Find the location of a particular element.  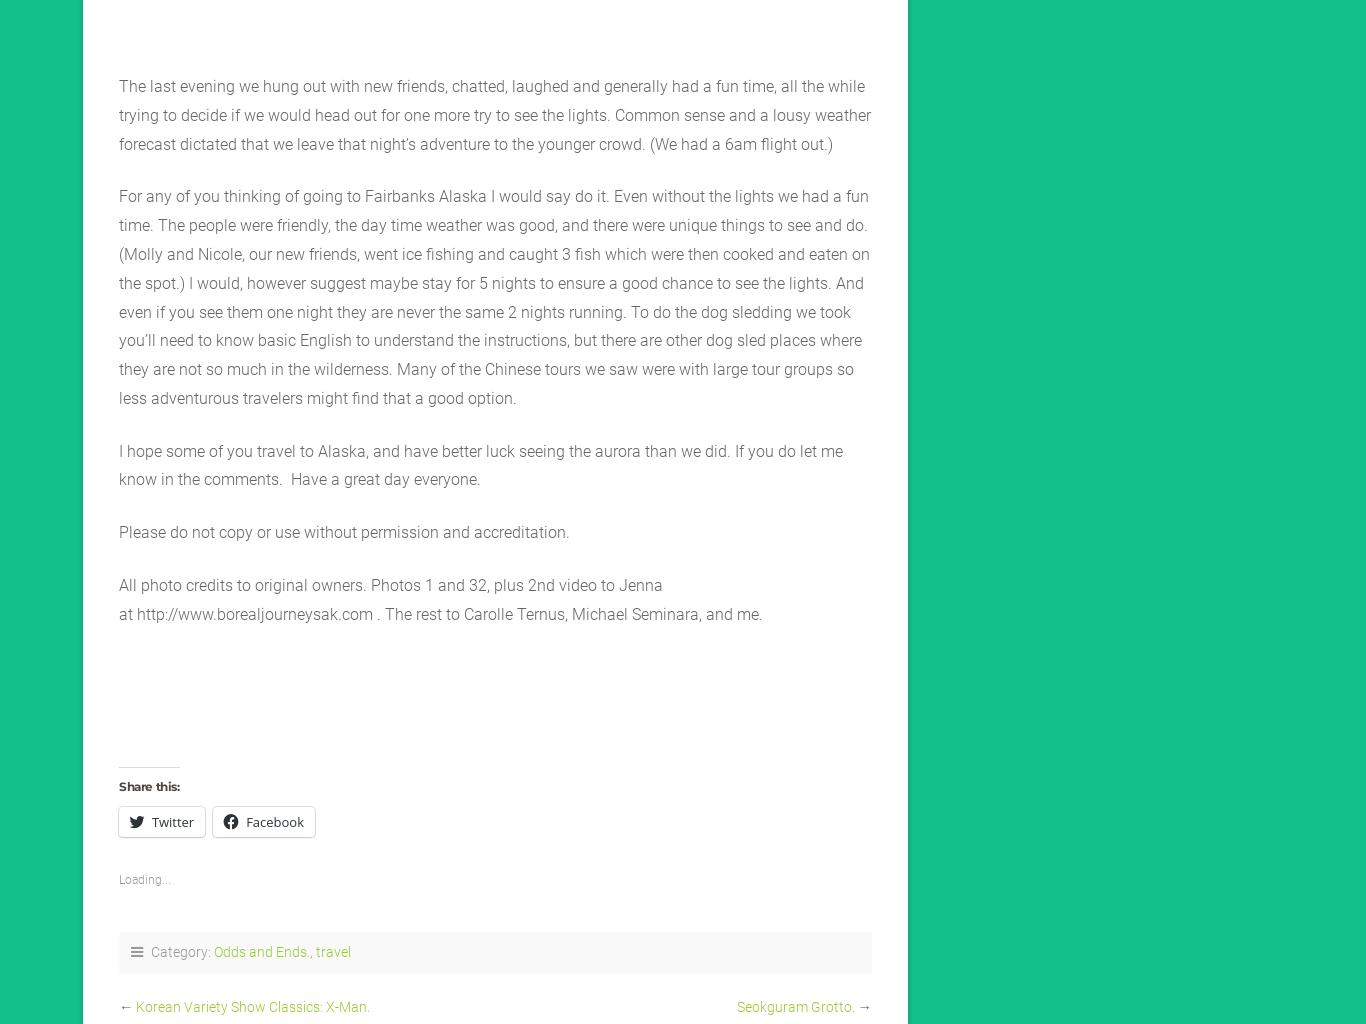

'I hope some of you travel to Alaska, and have better luck seeing the aurora than we did. If you do let me know in the comments.  Have a great day everyone.' is located at coordinates (117, 463).